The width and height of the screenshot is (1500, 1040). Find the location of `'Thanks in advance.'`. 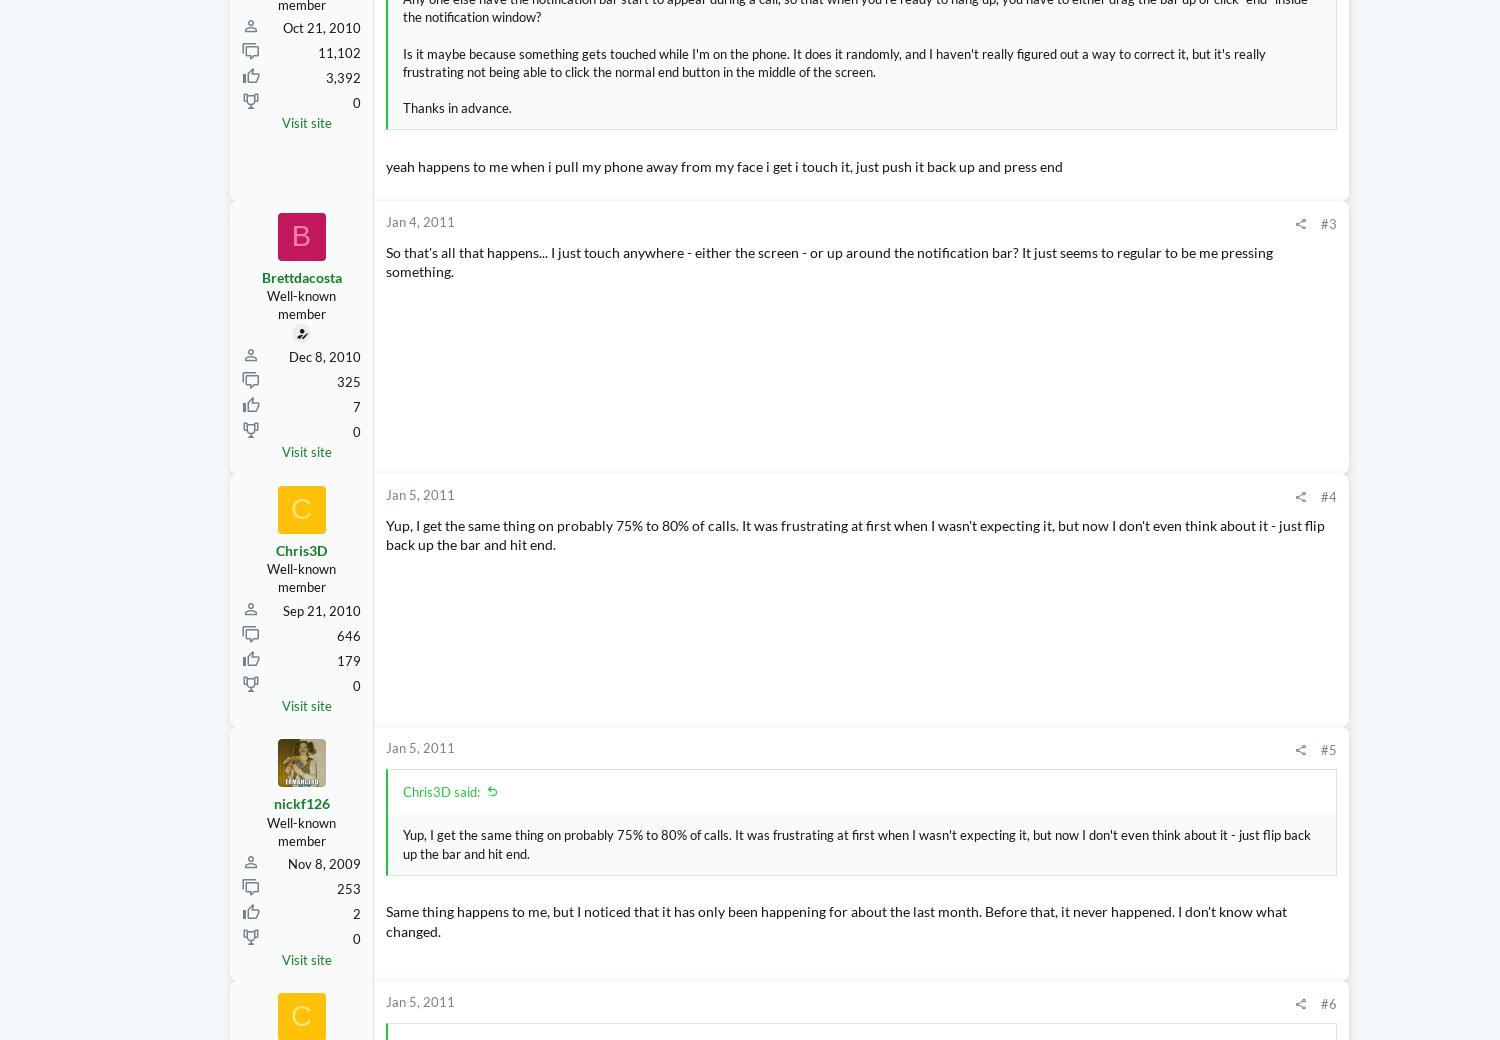

'Thanks in advance.' is located at coordinates (456, 106).